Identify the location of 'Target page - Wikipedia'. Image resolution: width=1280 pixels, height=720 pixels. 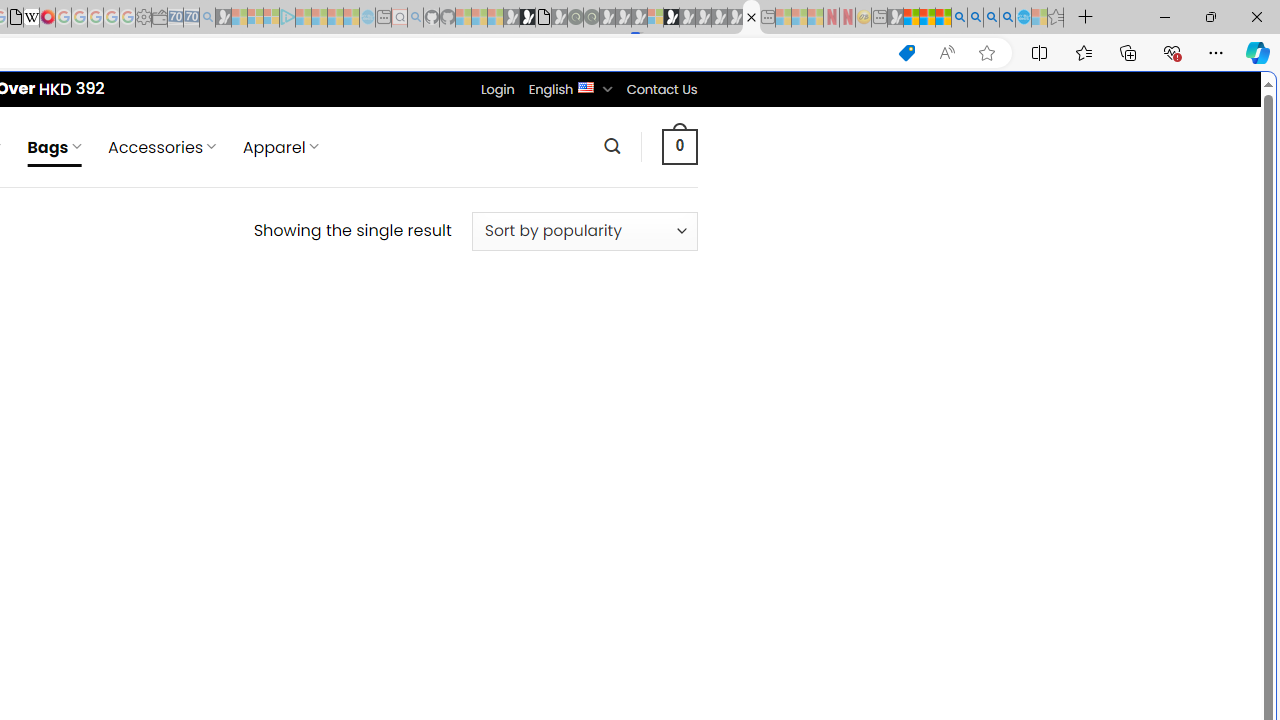
(32, 17).